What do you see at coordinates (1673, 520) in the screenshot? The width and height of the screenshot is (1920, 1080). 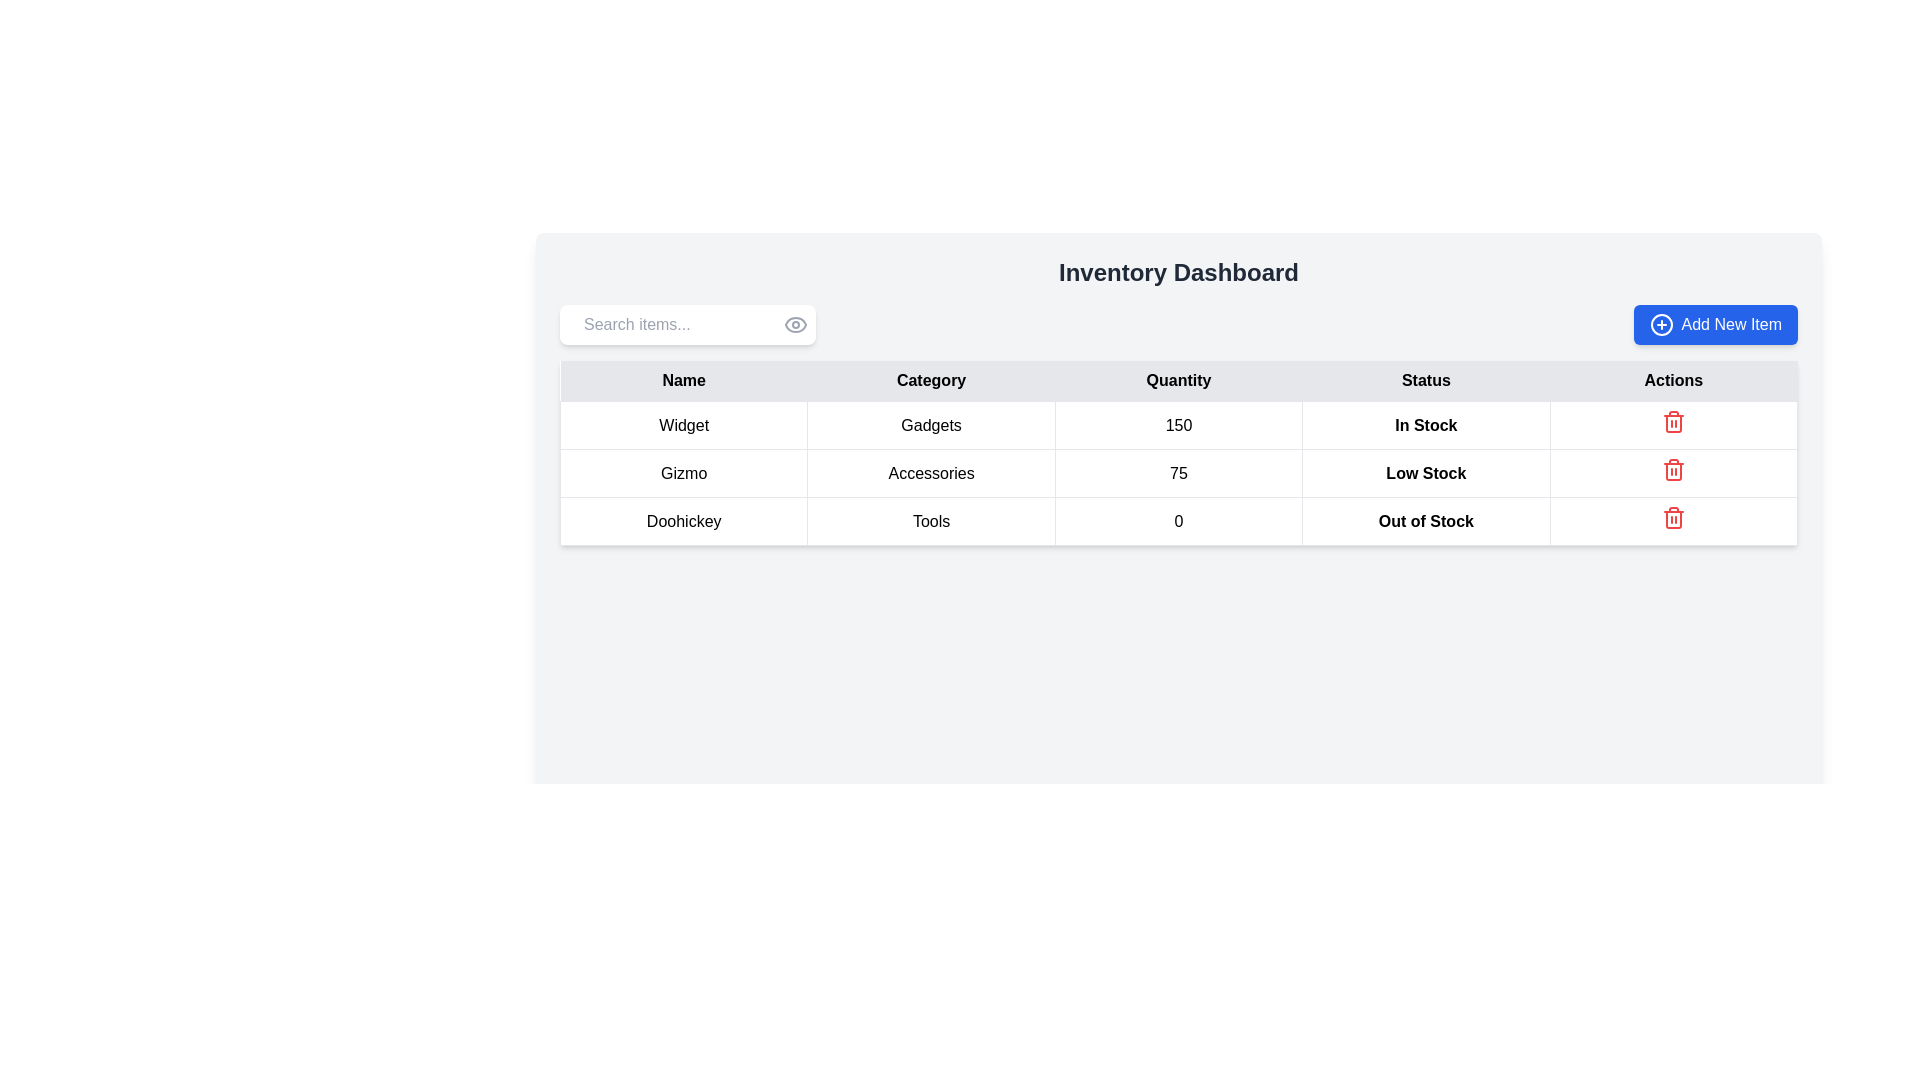 I see `the delete icon button for the 'Doohickey' item located in the last column of the Actions row in the inventory dashboard` at bounding box center [1673, 520].